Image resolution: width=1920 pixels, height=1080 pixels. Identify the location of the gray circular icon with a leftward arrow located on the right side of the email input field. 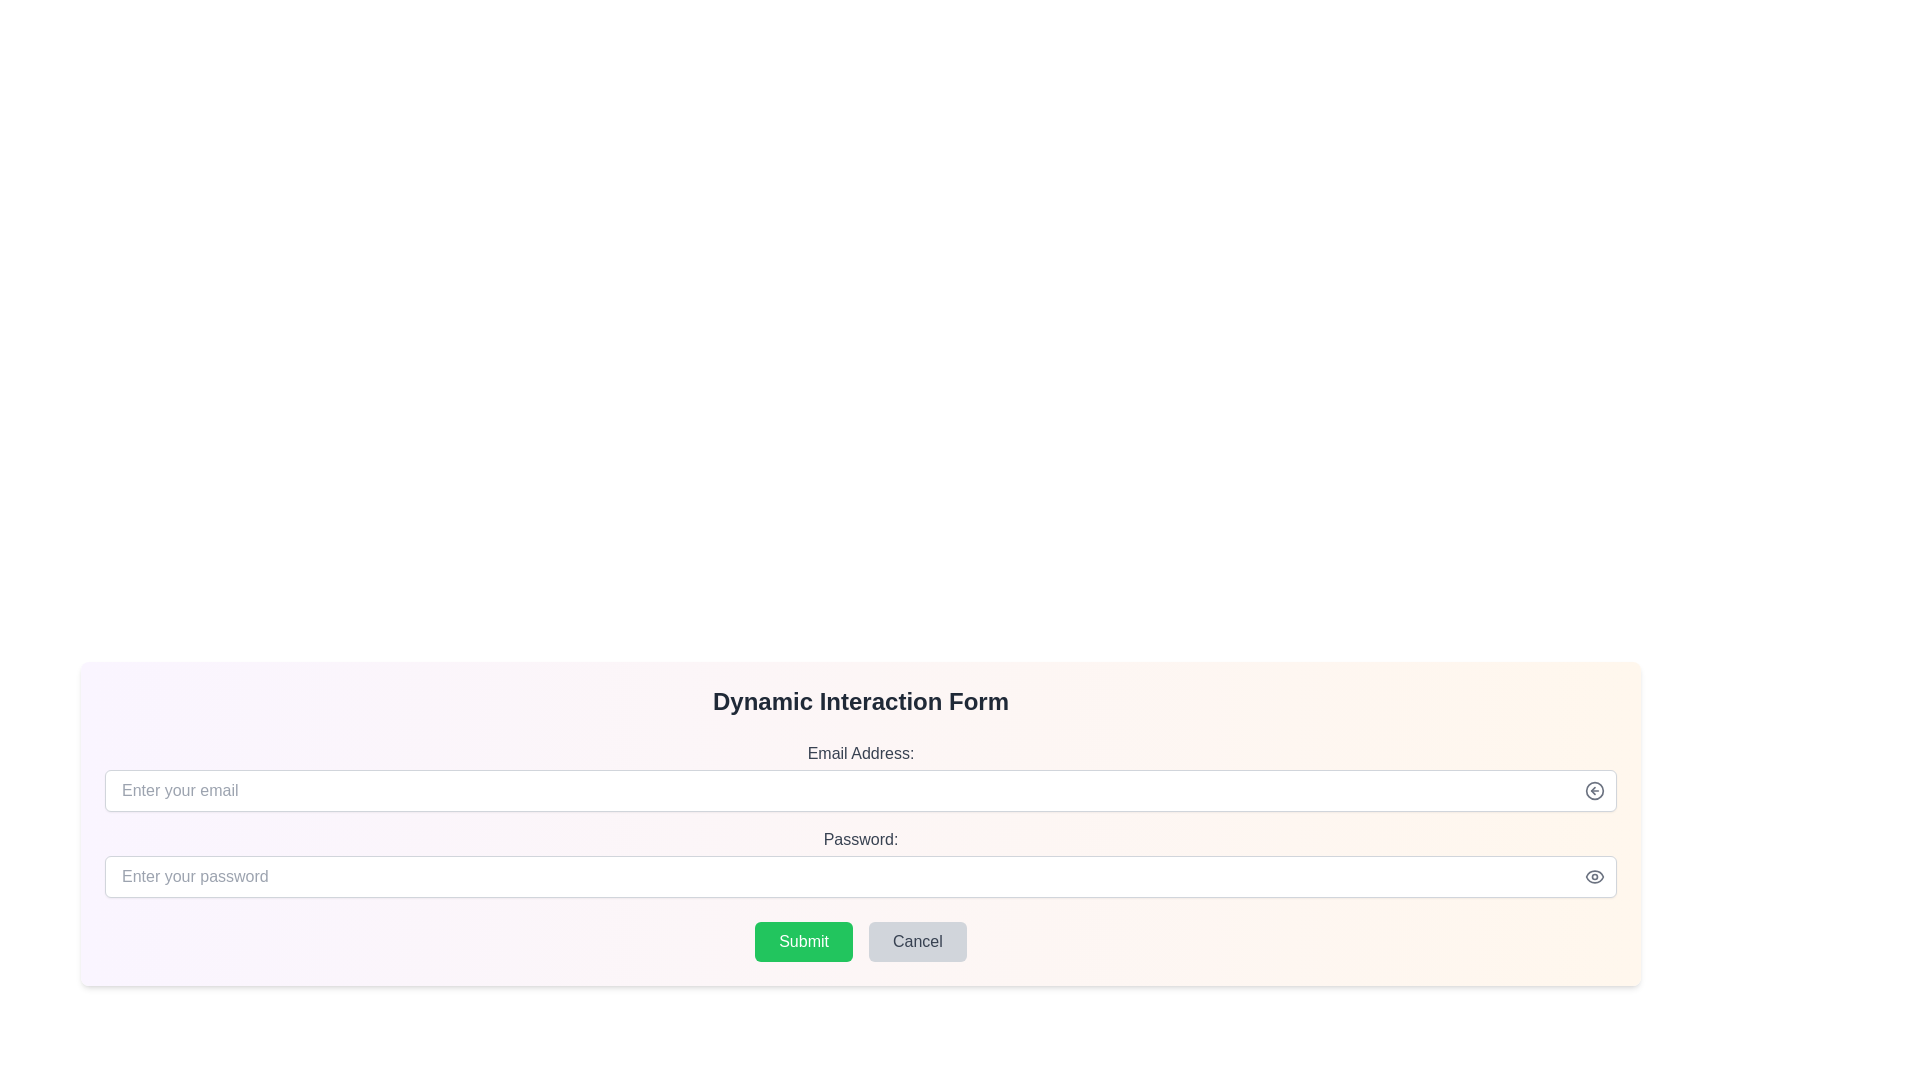
(1593, 789).